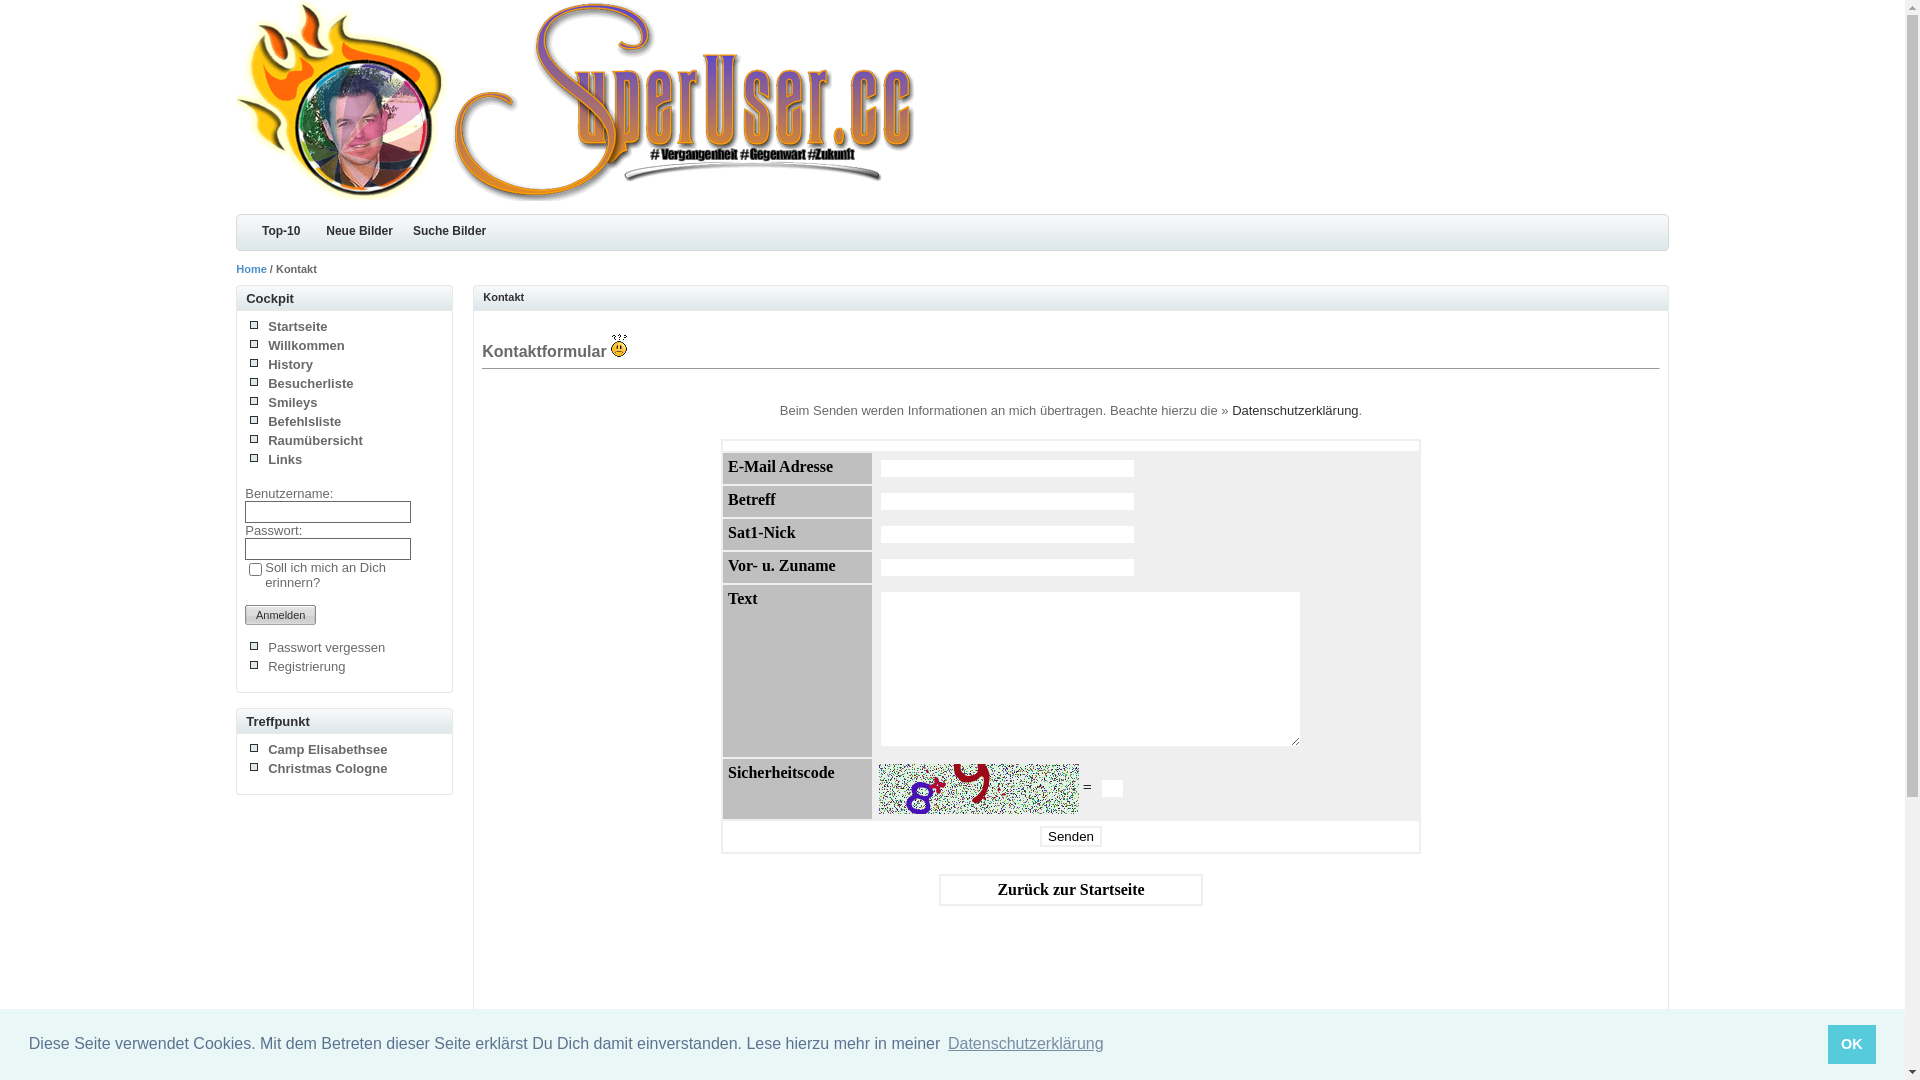 The image size is (1920, 1080). Describe the element at coordinates (283, 459) in the screenshot. I see `'Links'` at that location.